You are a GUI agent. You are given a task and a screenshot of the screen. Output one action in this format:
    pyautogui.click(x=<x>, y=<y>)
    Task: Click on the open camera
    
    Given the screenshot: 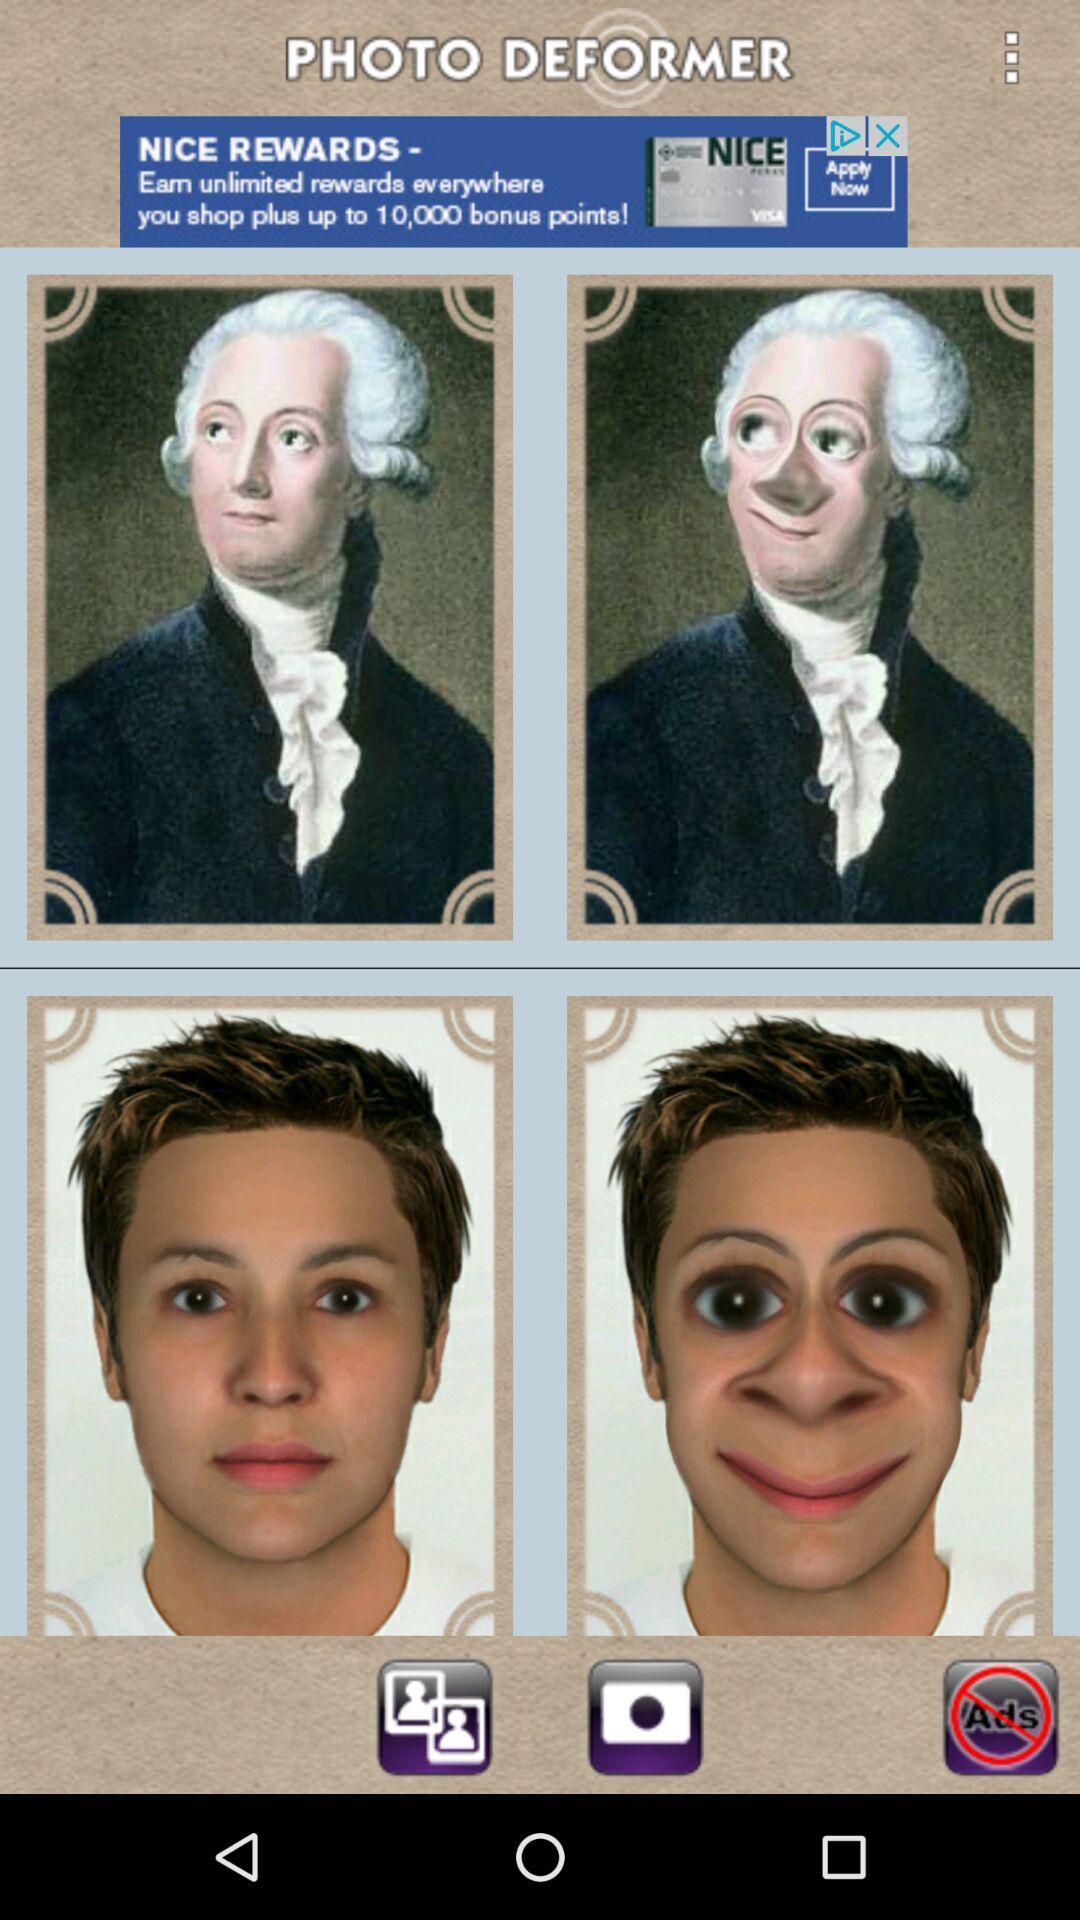 What is the action you would take?
    pyautogui.click(x=645, y=1713)
    